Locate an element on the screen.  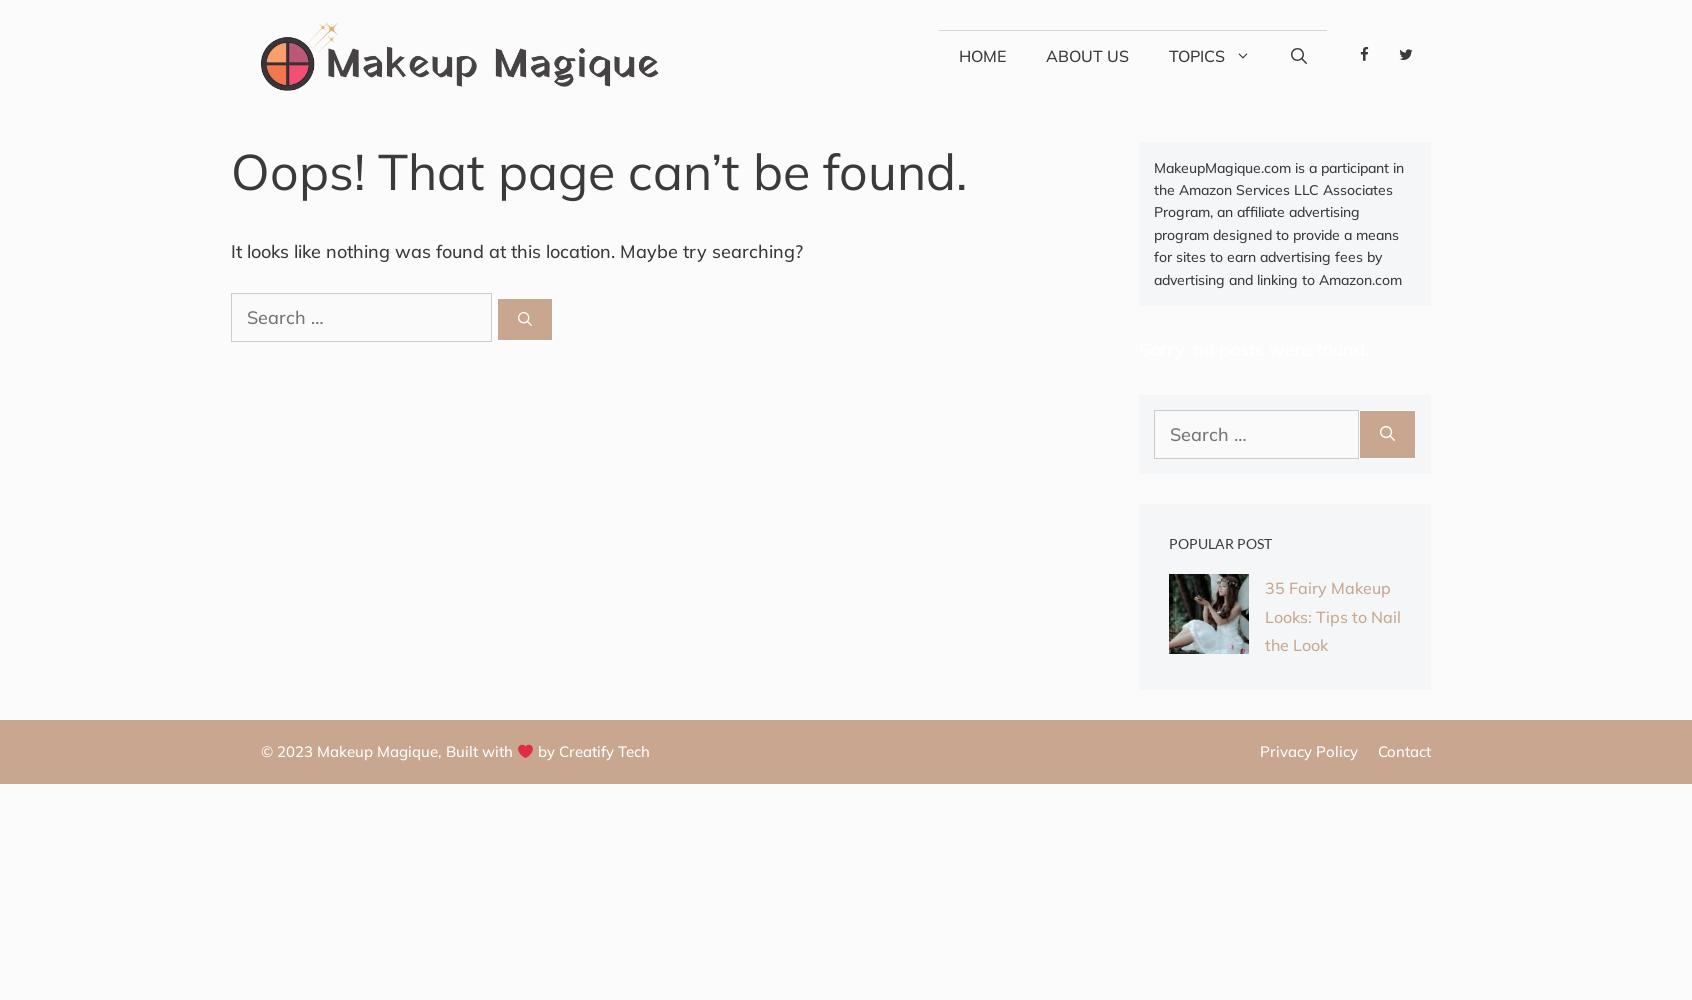
'by' is located at coordinates (546, 751).